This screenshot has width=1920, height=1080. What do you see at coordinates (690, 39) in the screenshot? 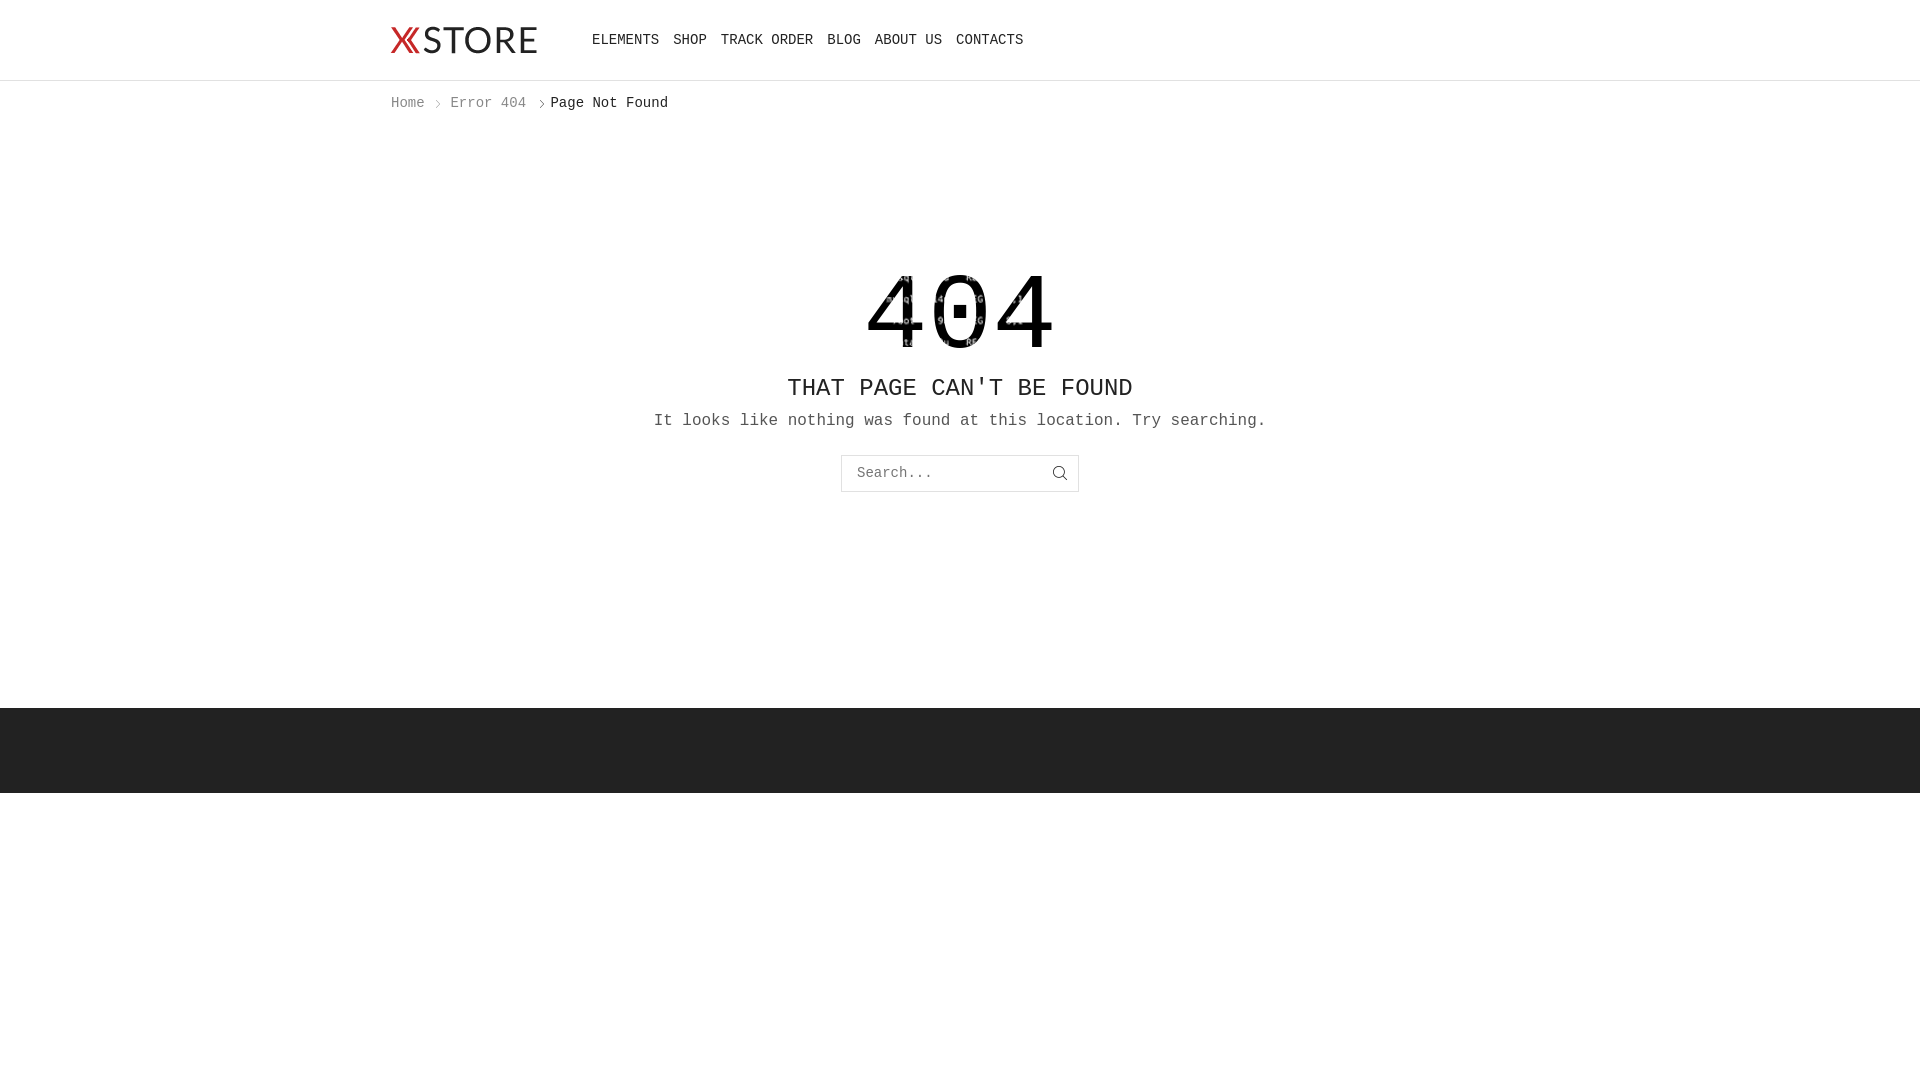
I see `'SHOP'` at bounding box center [690, 39].